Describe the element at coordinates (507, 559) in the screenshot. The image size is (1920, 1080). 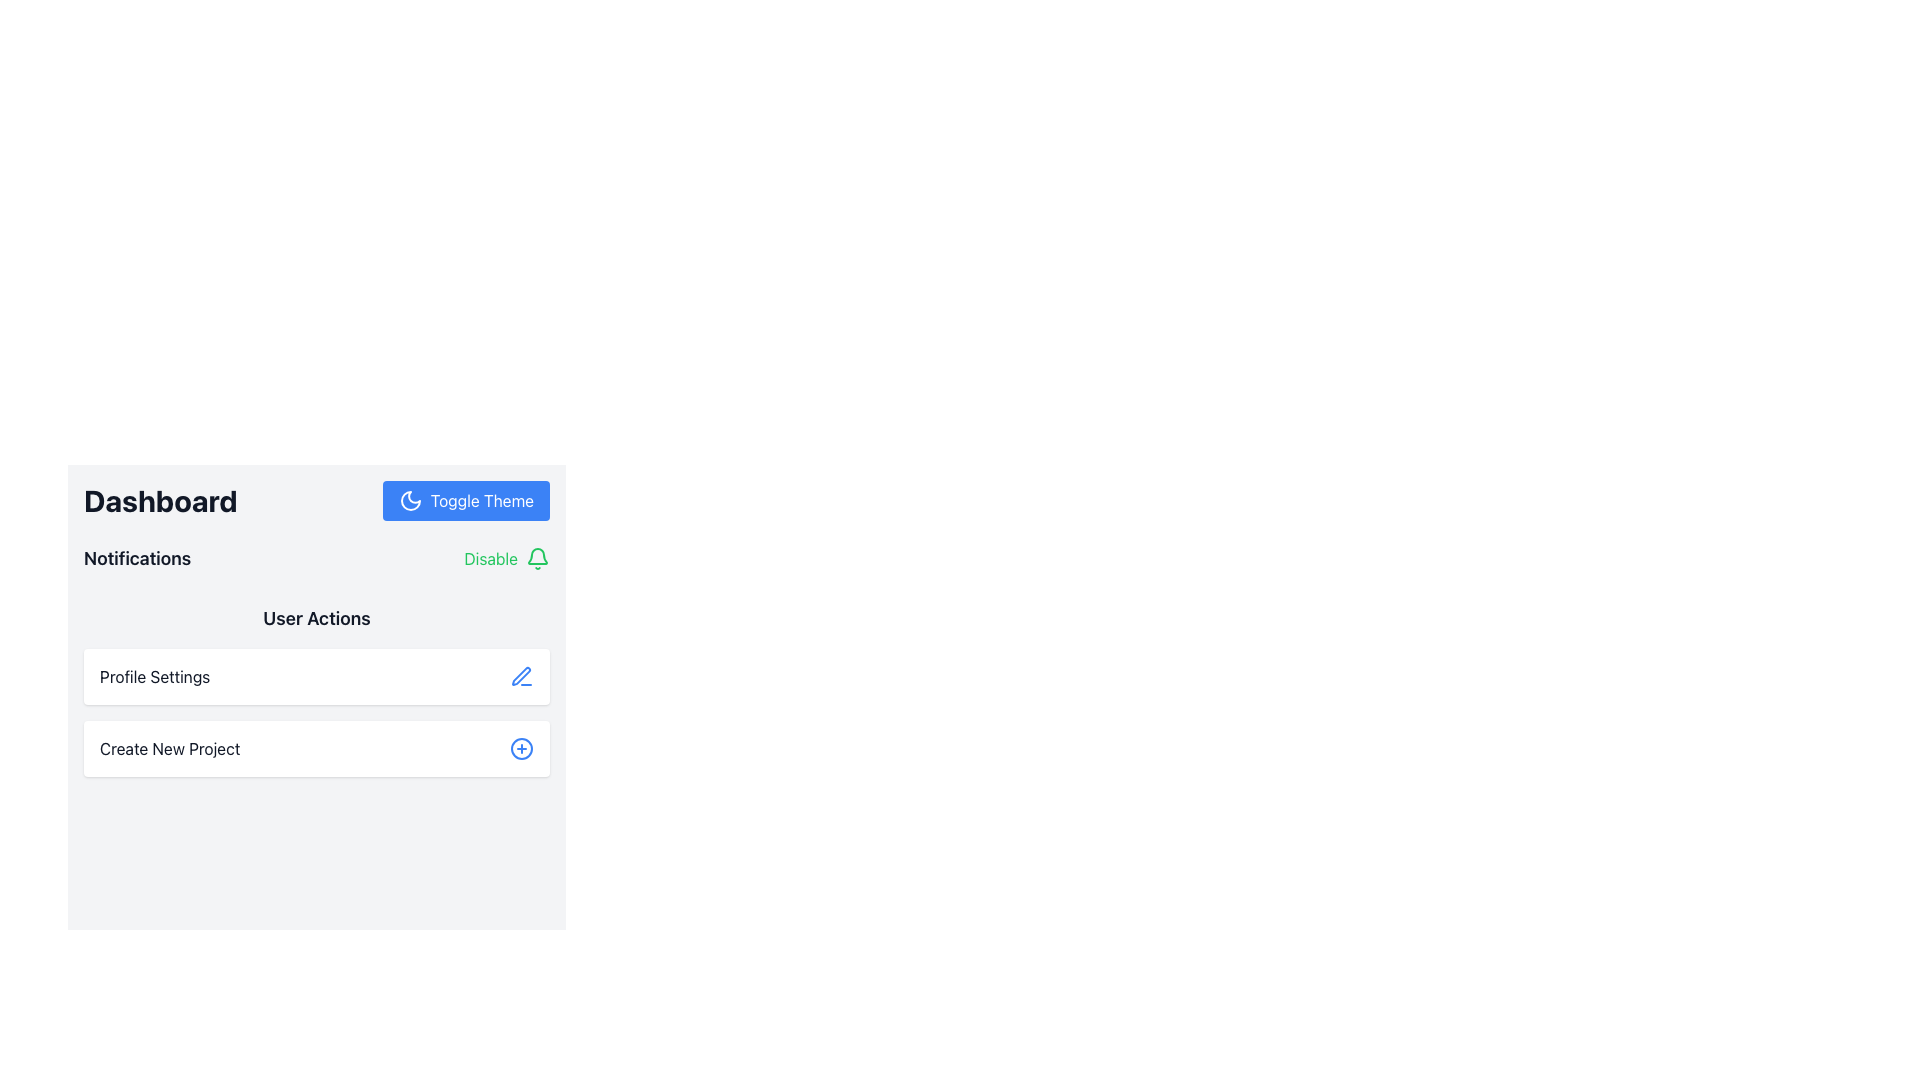
I see `the 'Disable' button in the Notifications section using keyboard navigation to focus on it` at that location.